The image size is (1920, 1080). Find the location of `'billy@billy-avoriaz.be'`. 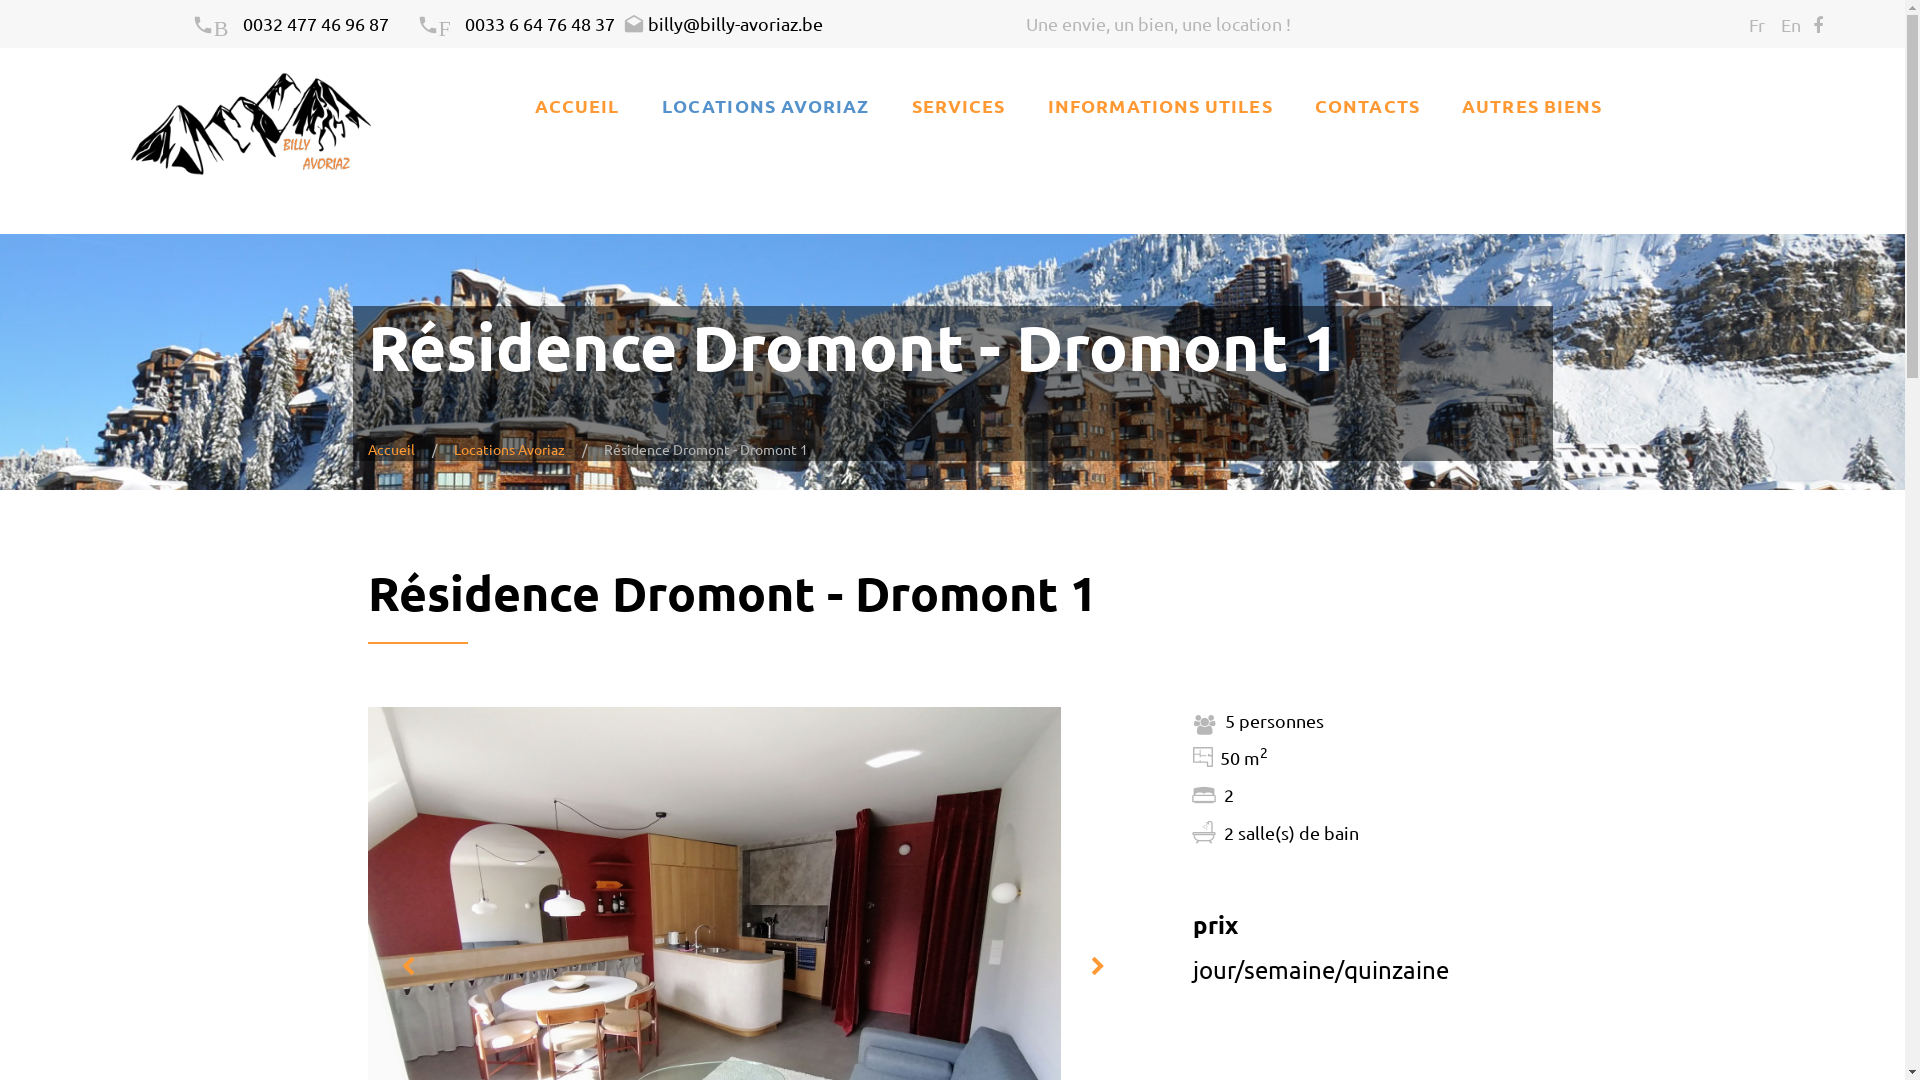

'billy@billy-avoriaz.be' is located at coordinates (722, 23).